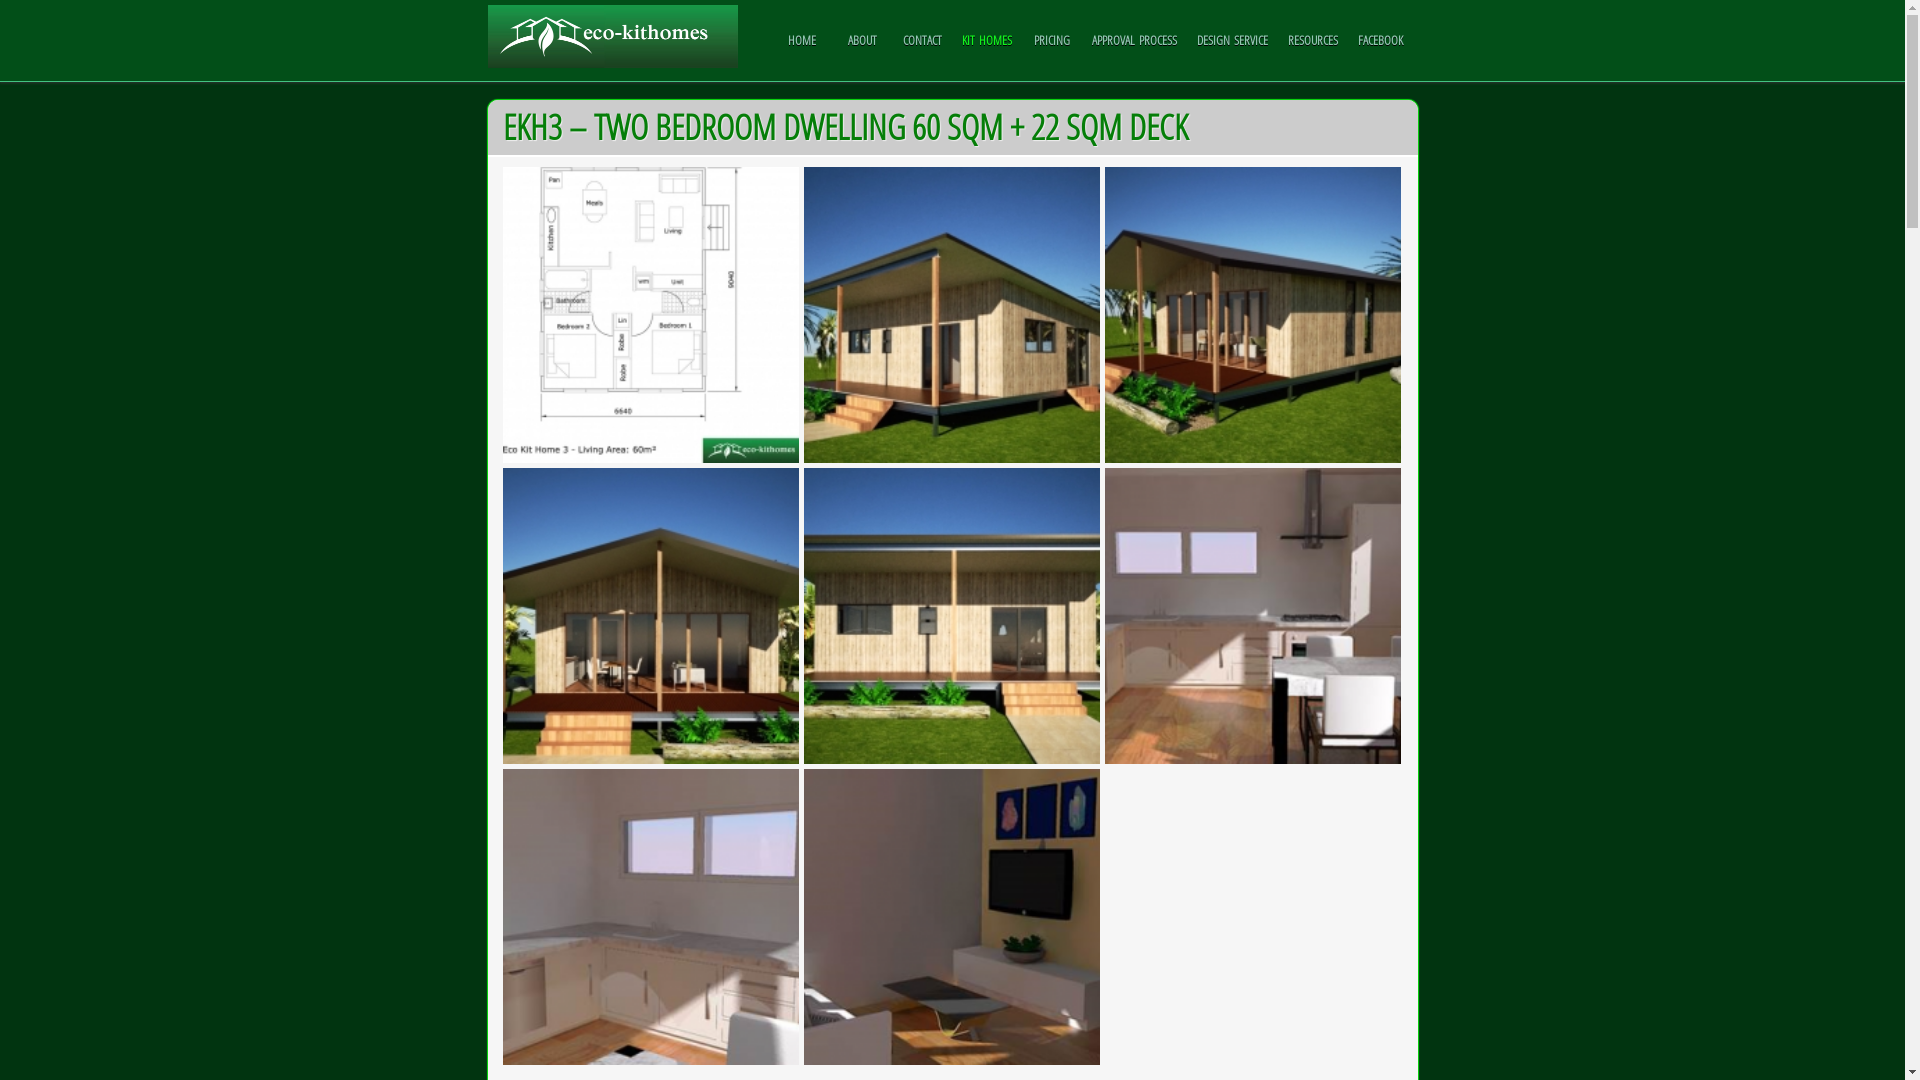 This screenshot has height=1080, width=1920. Describe the element at coordinates (1379, 39) in the screenshot. I see `'FACEBOOK'` at that location.